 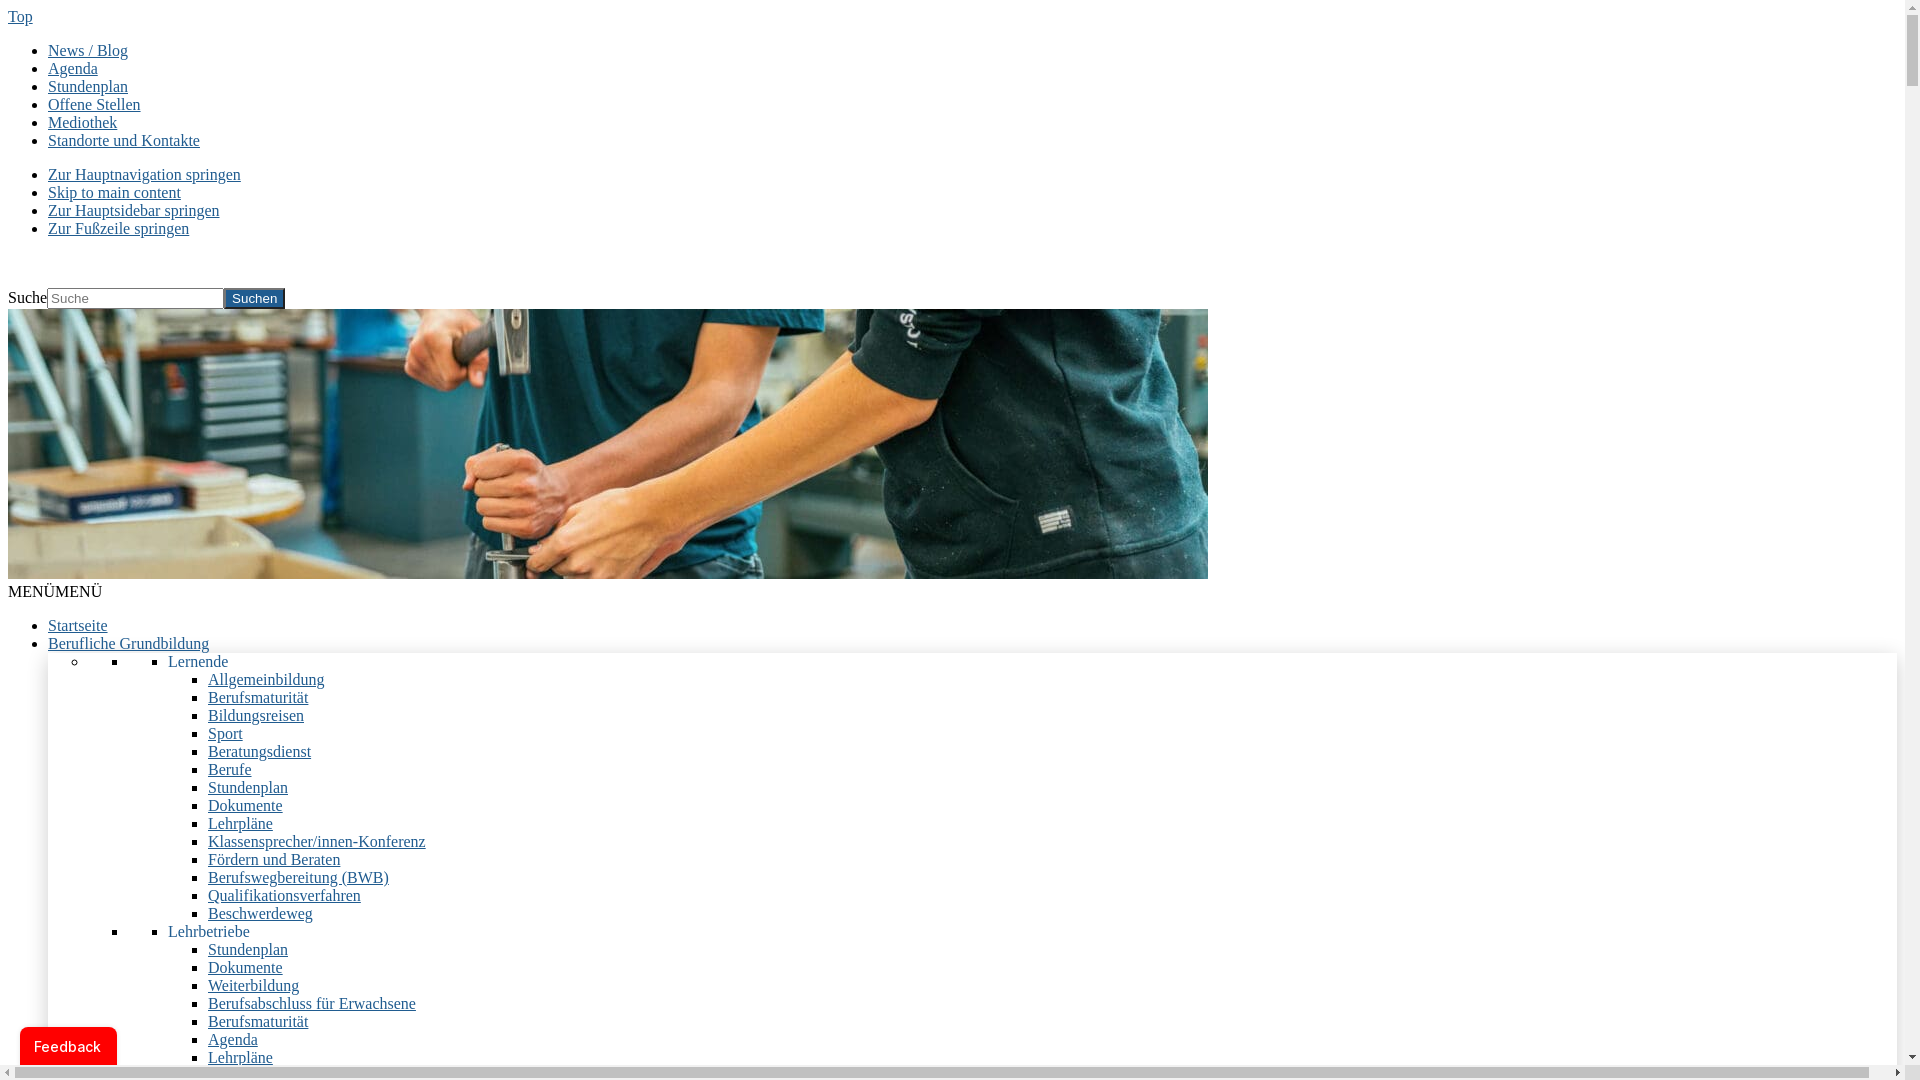 What do you see at coordinates (35, 261) in the screenshot?
I see `'BBZ BL'` at bounding box center [35, 261].